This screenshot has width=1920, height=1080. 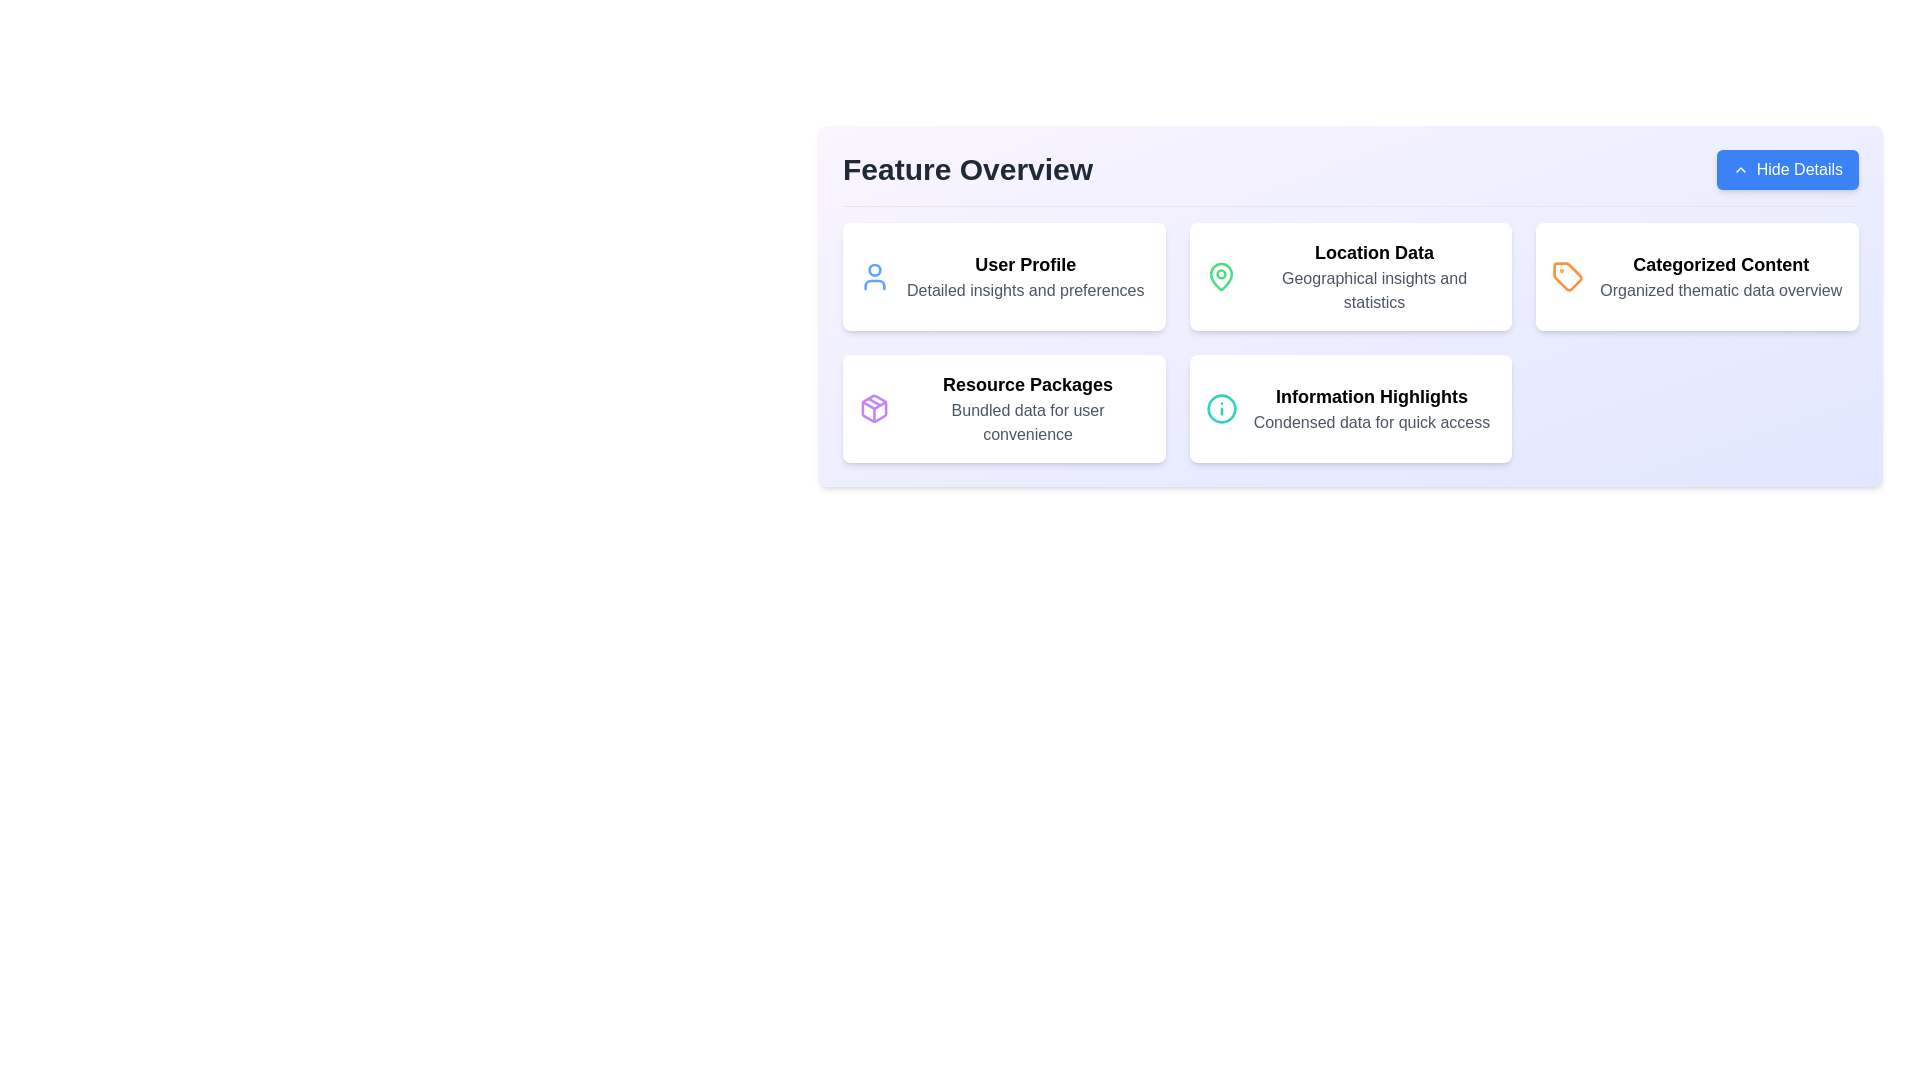 I want to click on the 'Hide Details' button with a blue background and a chevron icon located in the top-right corner of the 'Feature Overview' section, so click(x=1787, y=168).